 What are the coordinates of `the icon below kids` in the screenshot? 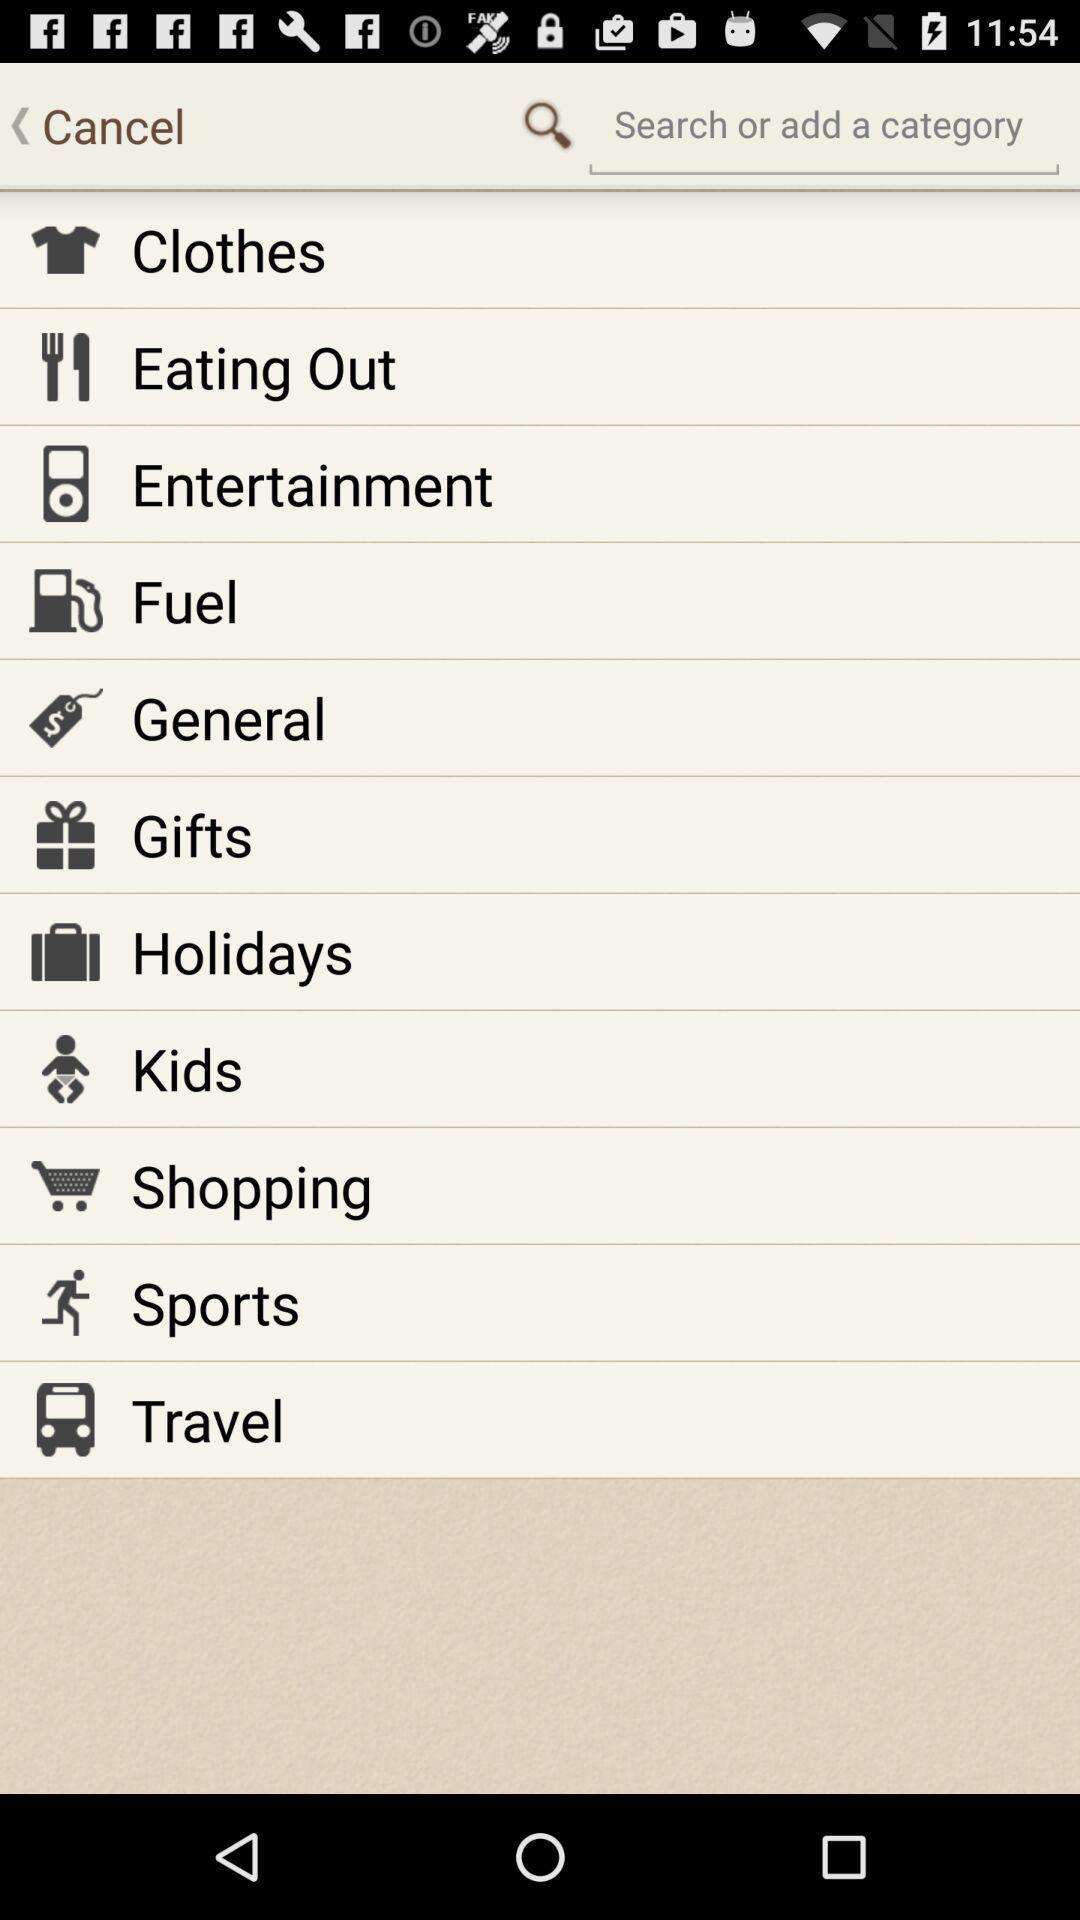 It's located at (250, 1185).